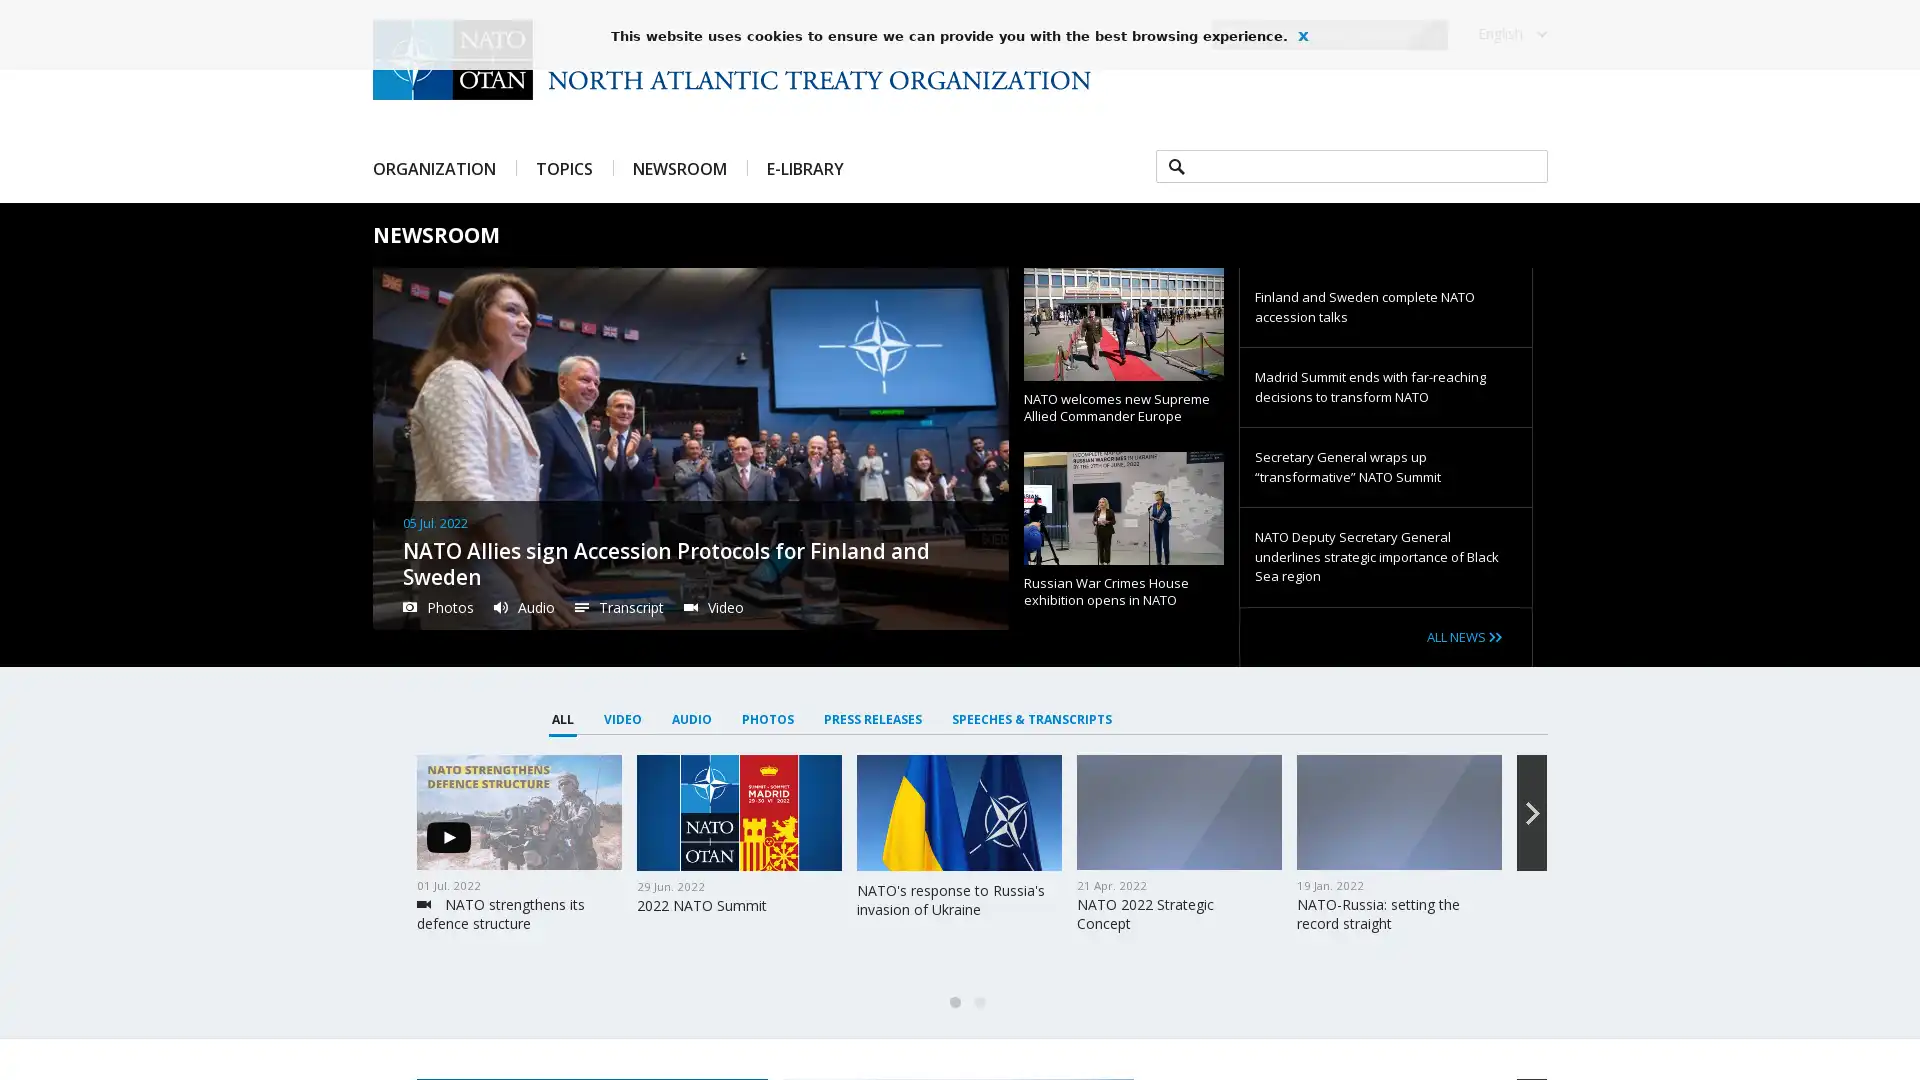 This screenshot has height=1080, width=1920. I want to click on 1, so click(954, 1002).